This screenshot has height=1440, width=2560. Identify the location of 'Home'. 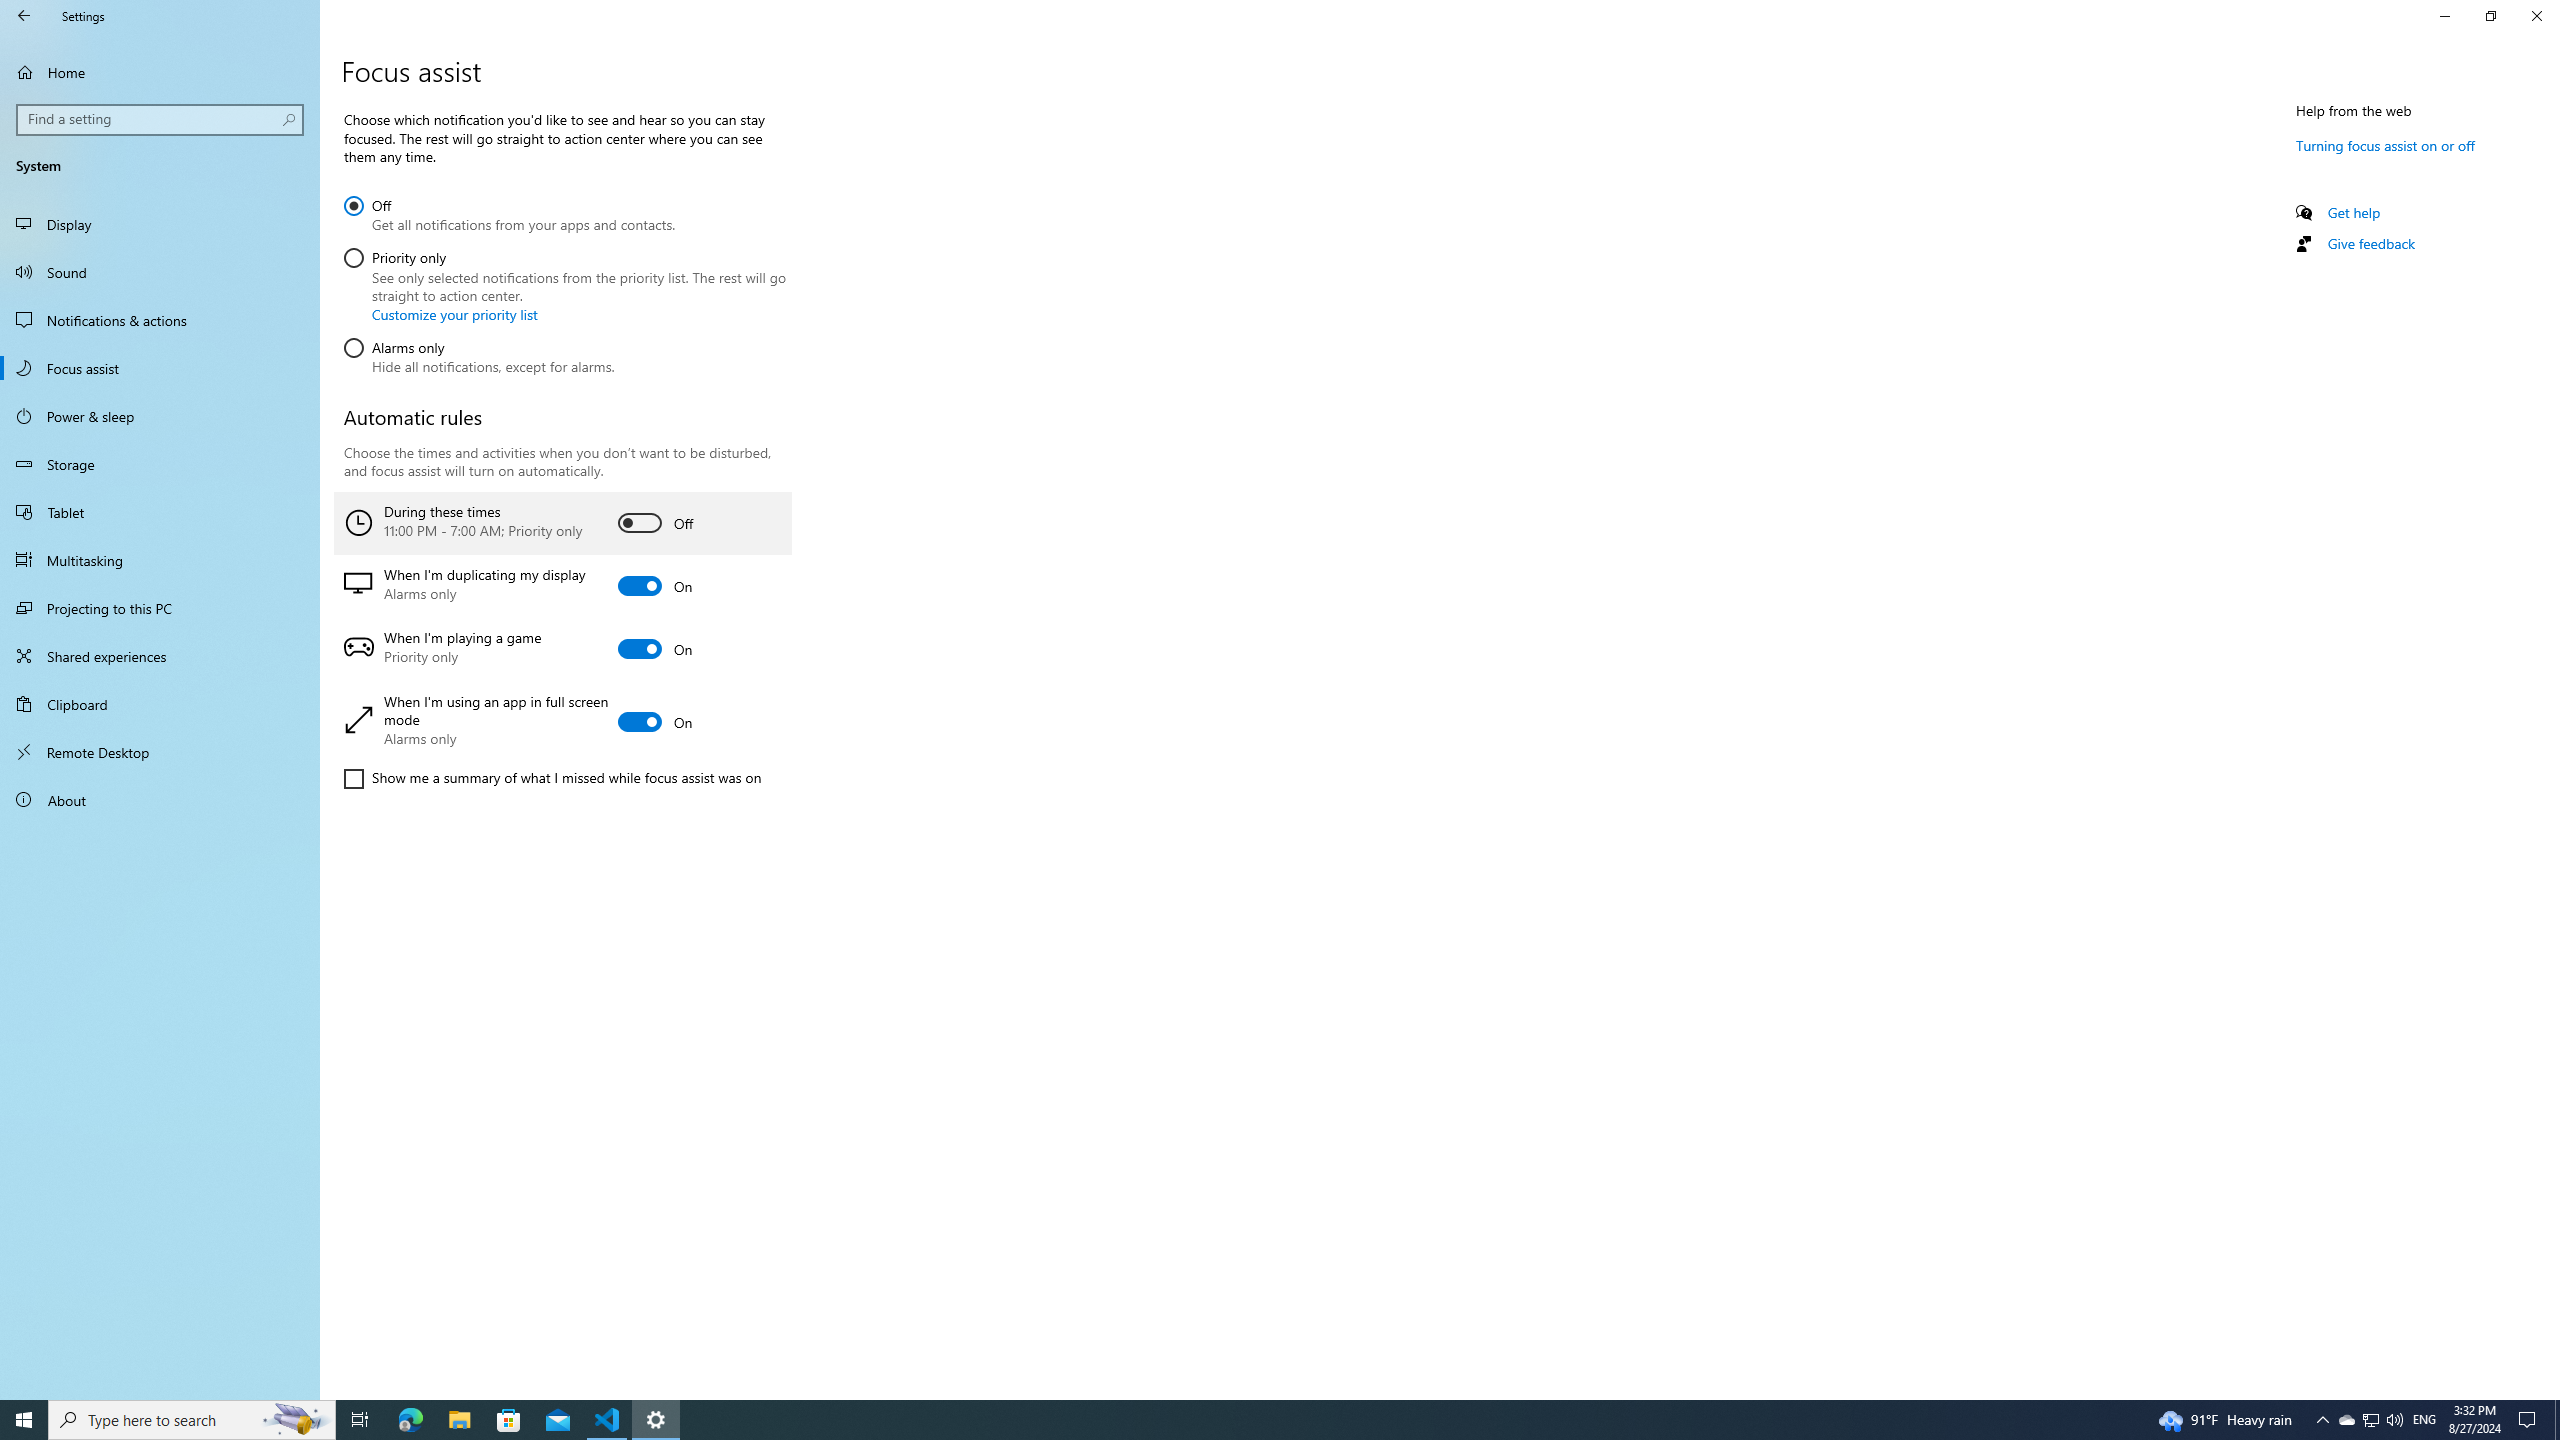
(159, 72).